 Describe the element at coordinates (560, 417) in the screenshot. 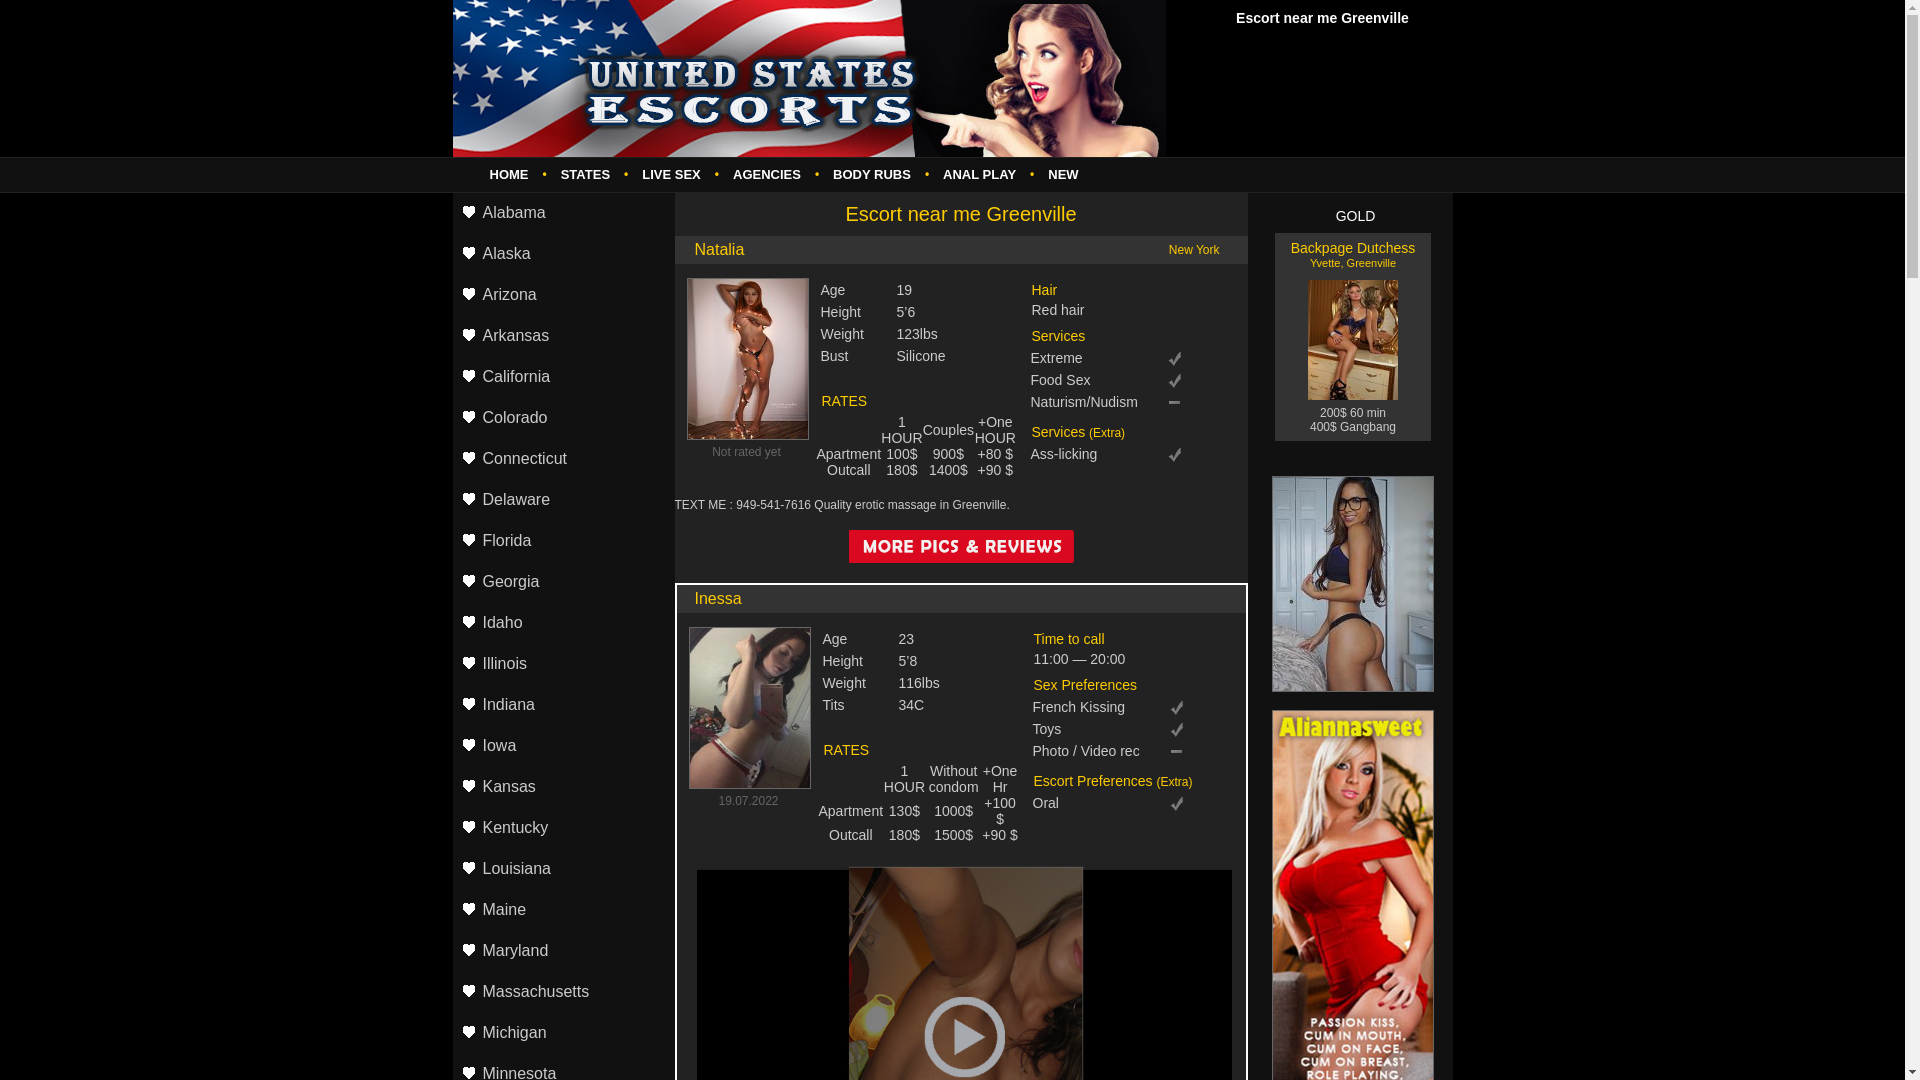

I see `'Colorado'` at that location.